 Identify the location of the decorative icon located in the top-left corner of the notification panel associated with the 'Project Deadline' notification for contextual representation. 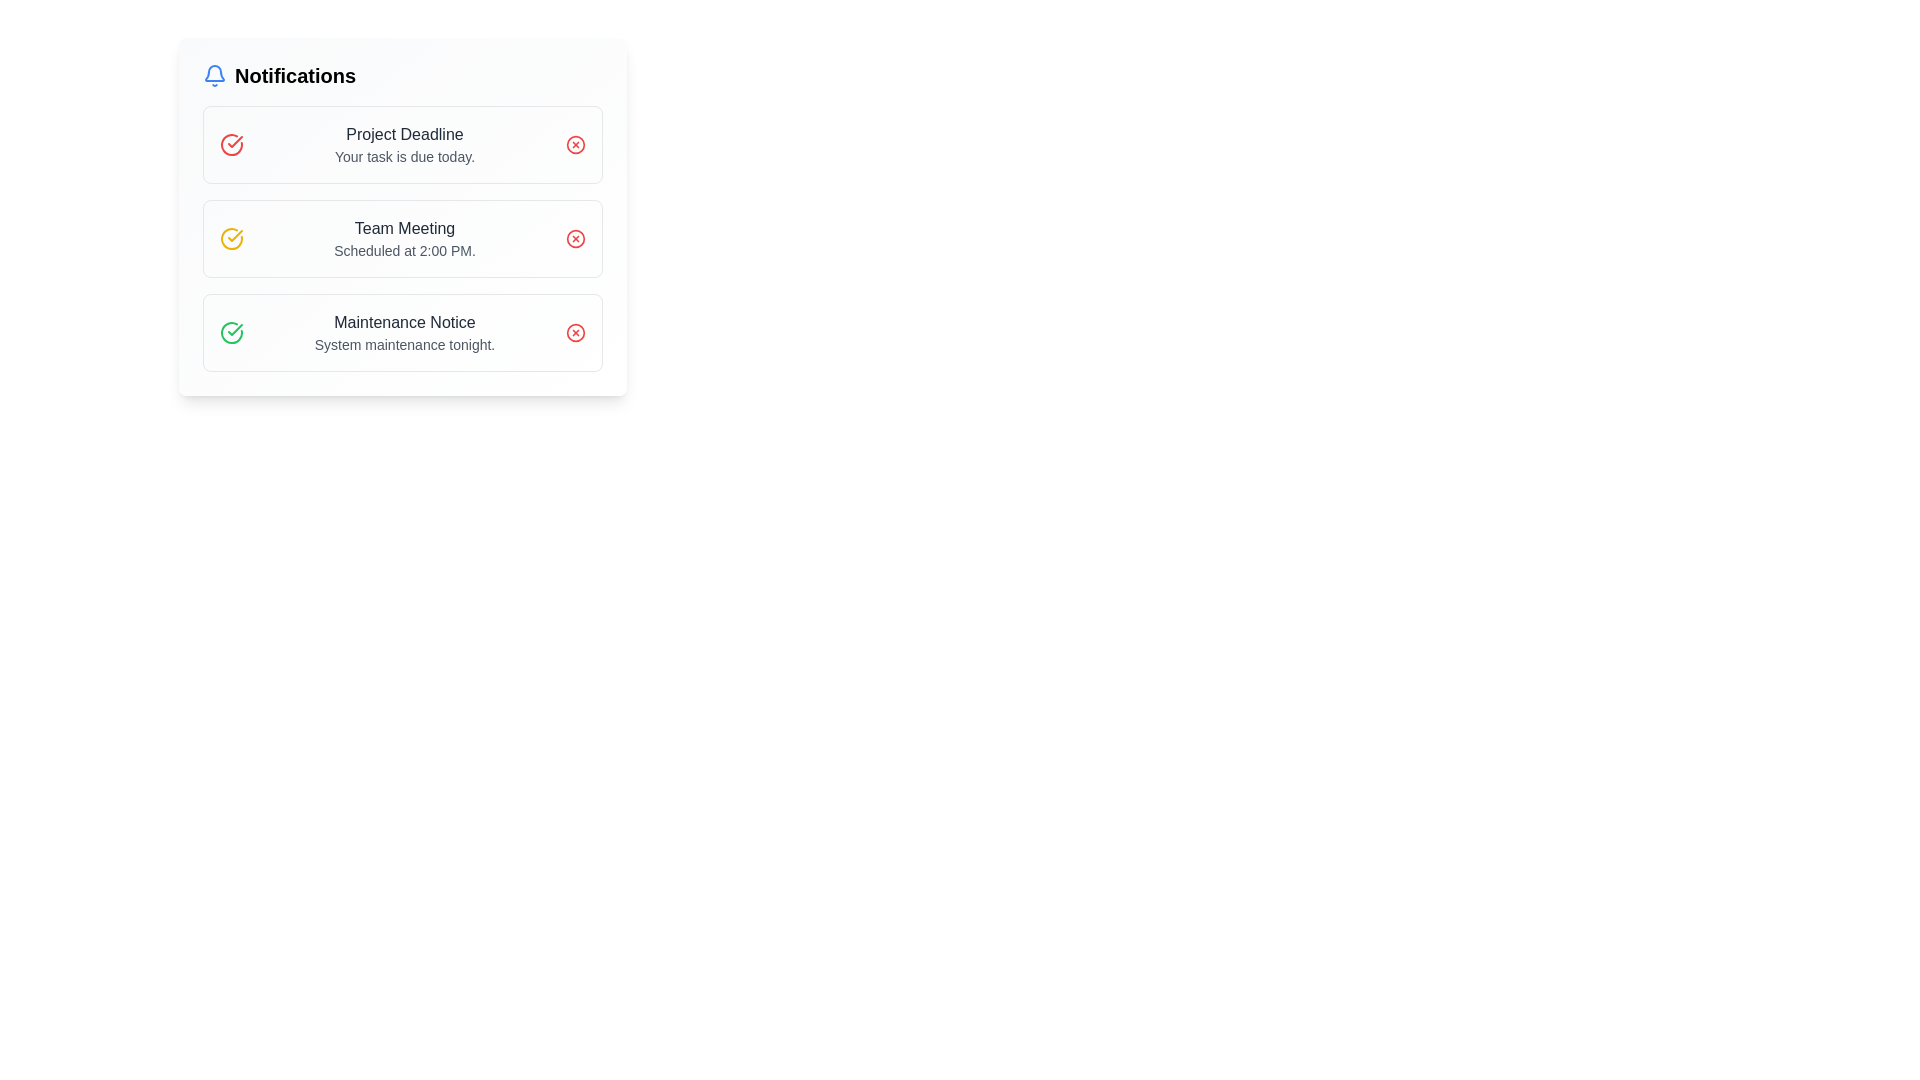
(235, 141).